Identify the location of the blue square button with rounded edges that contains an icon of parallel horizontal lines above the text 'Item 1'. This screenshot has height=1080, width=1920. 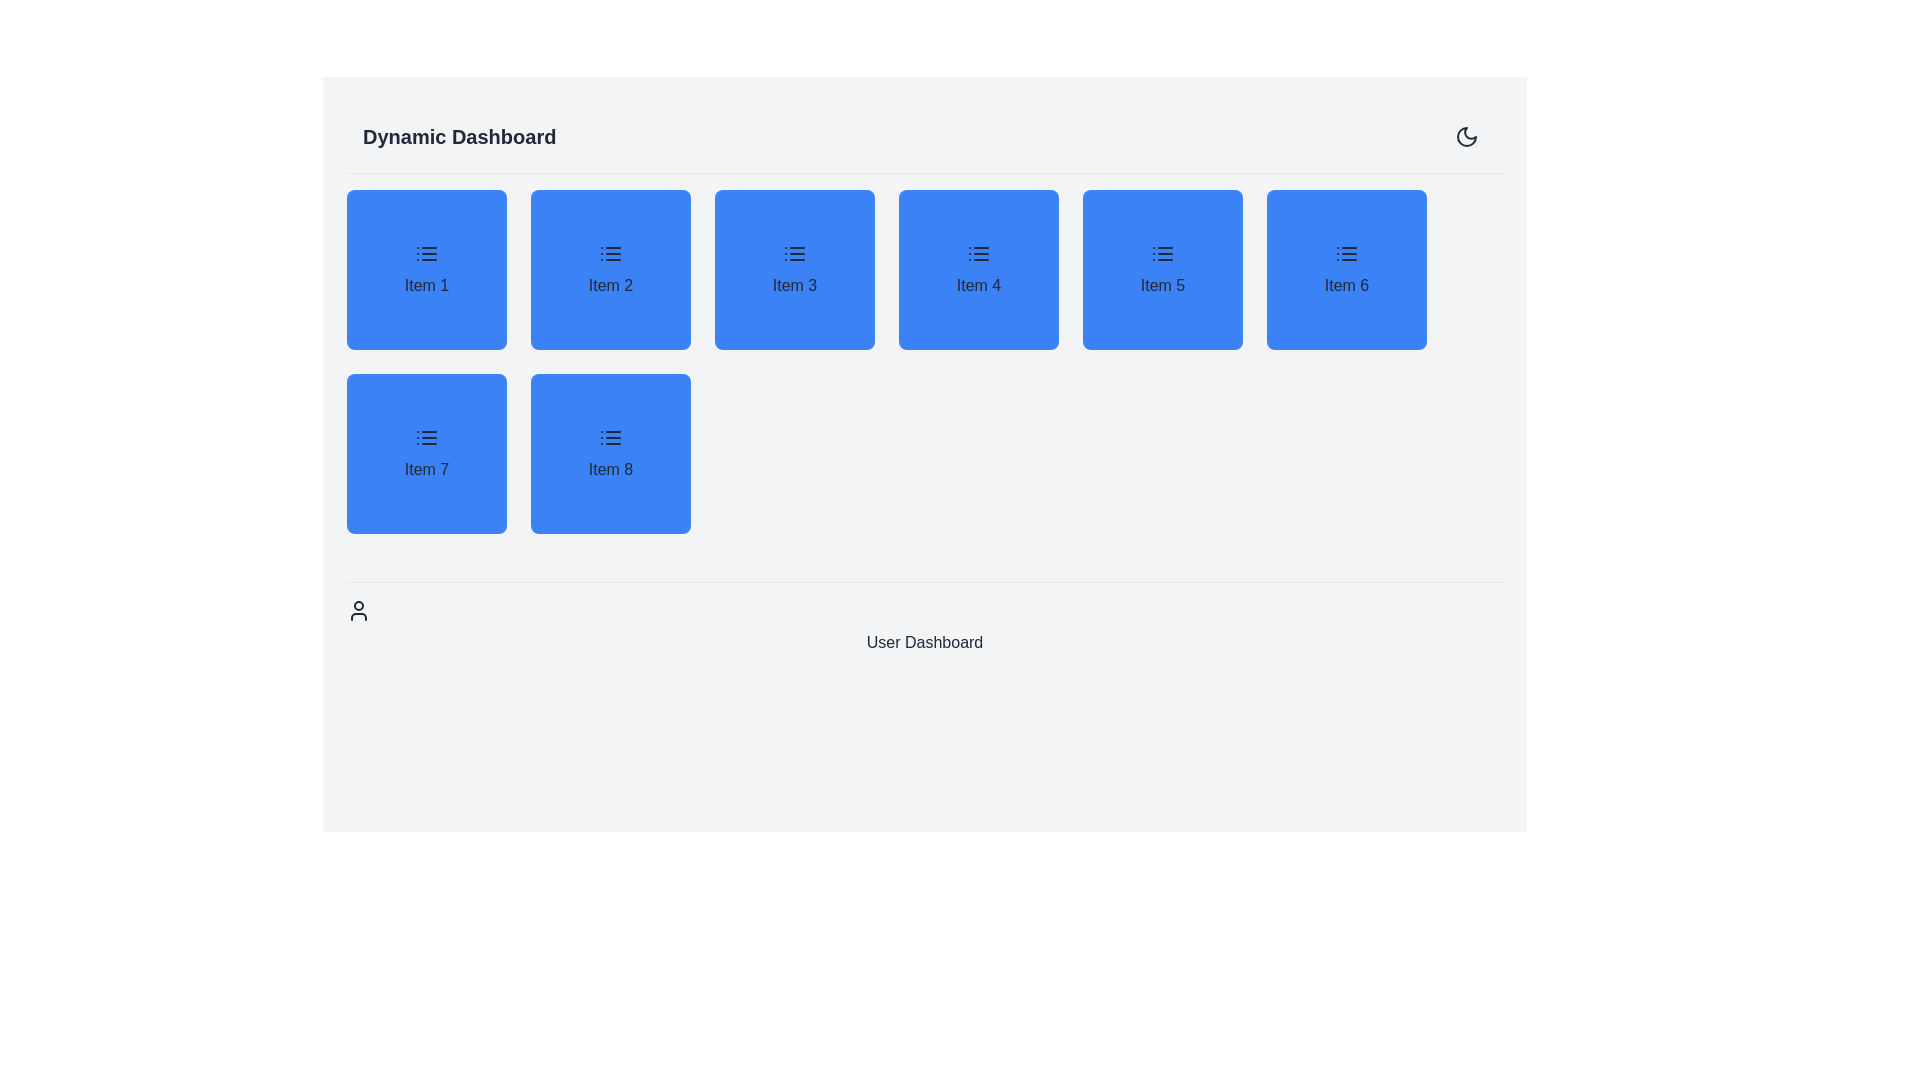
(426, 270).